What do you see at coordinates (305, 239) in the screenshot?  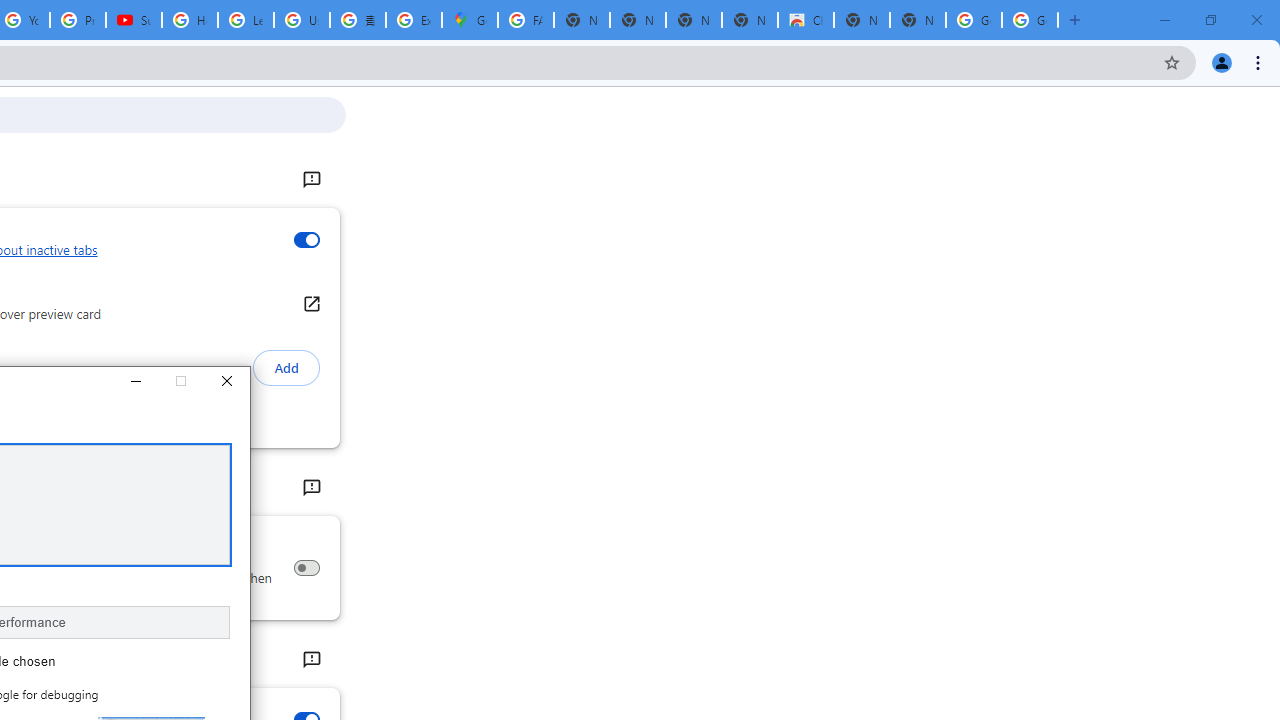 I see `'Inactive tabs appearance'` at bounding box center [305, 239].